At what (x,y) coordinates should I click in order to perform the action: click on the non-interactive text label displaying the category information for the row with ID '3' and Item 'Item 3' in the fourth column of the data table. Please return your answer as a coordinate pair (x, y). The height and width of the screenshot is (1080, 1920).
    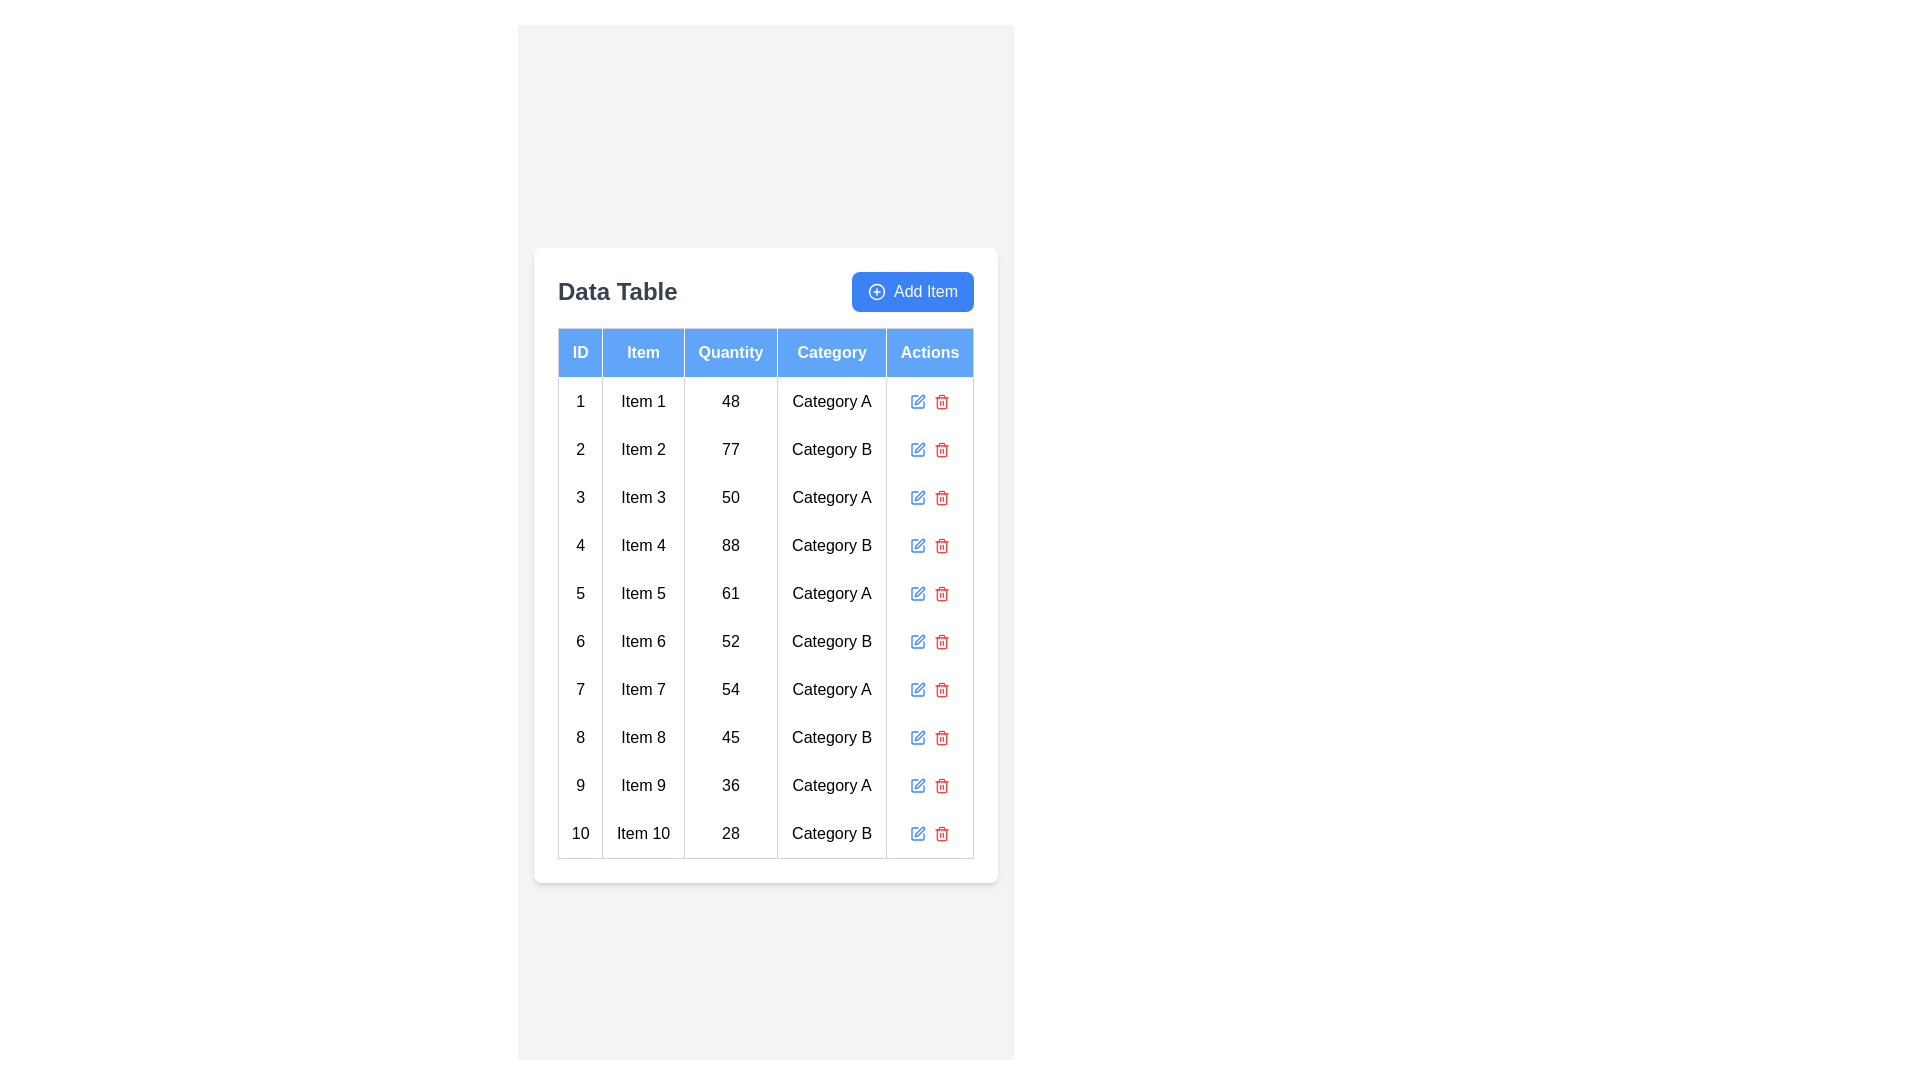
    Looking at the image, I should click on (832, 496).